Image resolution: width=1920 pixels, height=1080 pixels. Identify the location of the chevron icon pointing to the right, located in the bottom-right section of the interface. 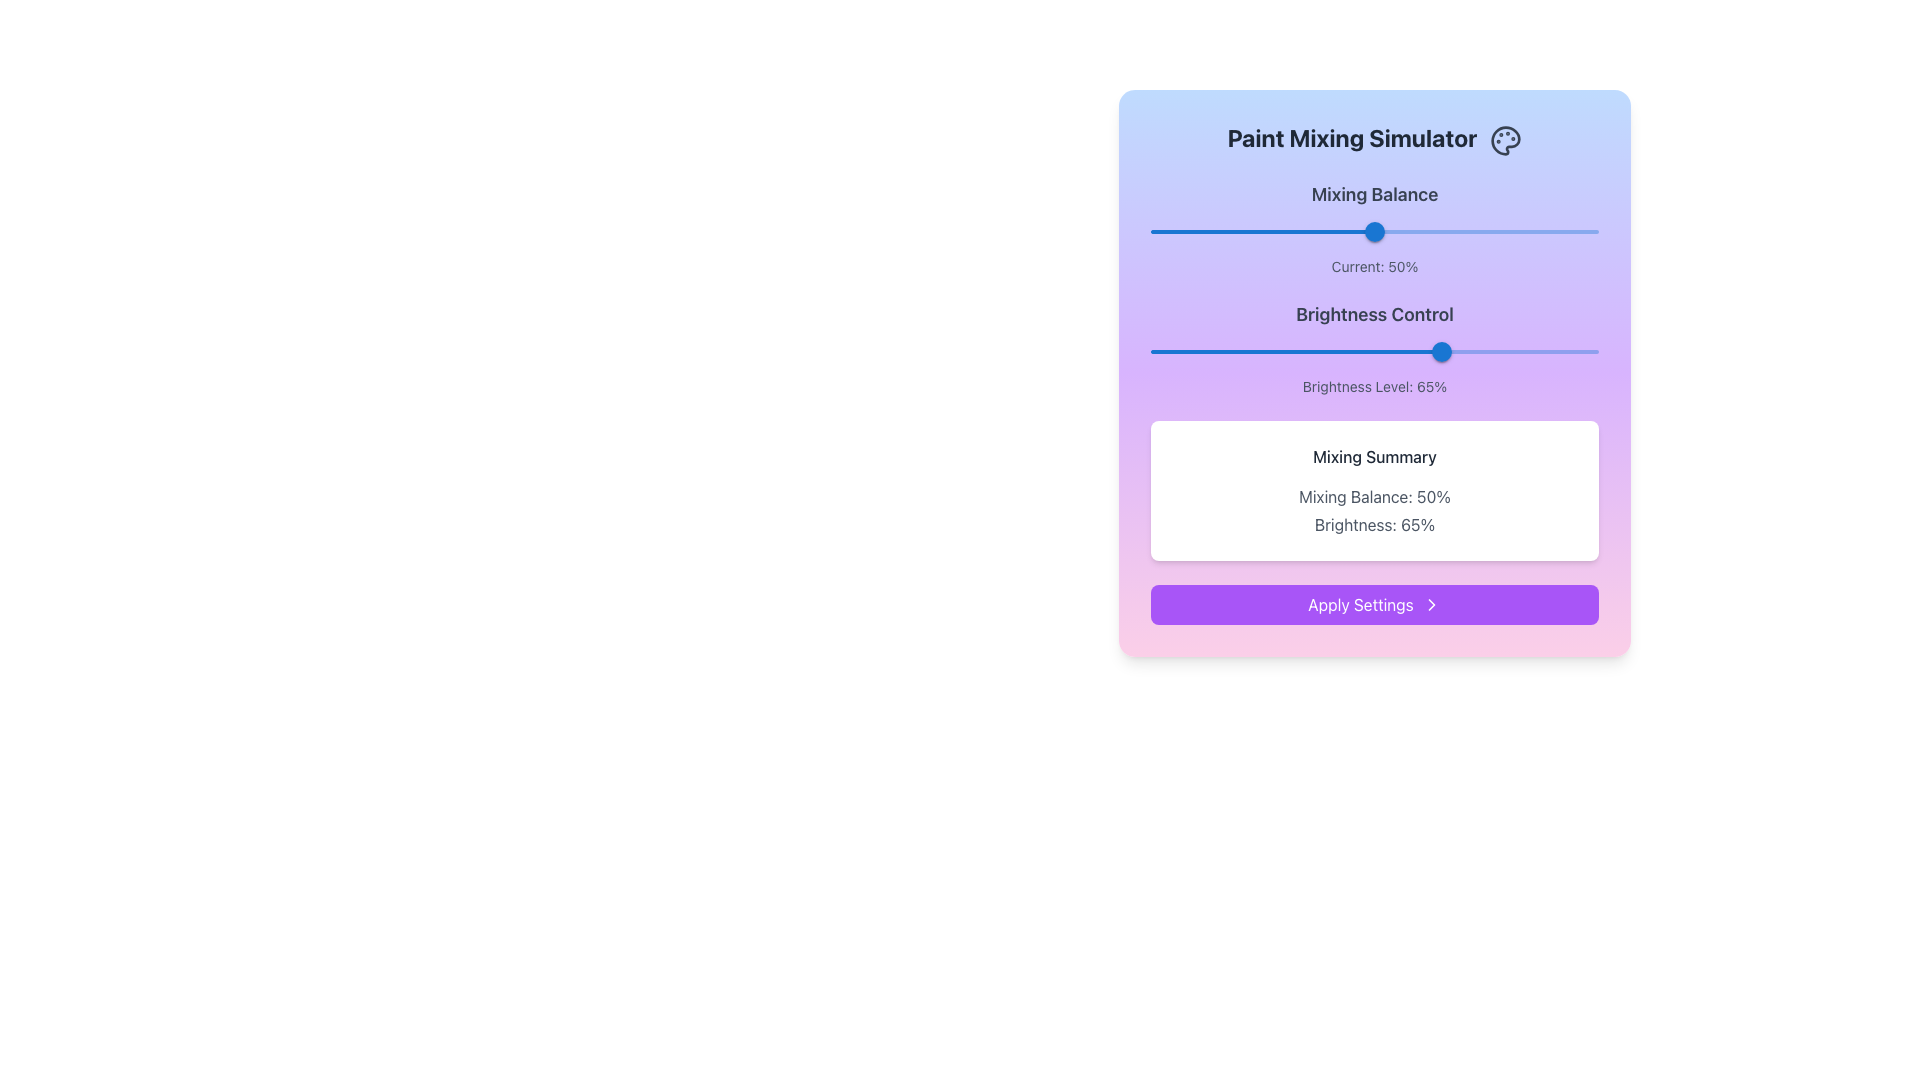
(1430, 603).